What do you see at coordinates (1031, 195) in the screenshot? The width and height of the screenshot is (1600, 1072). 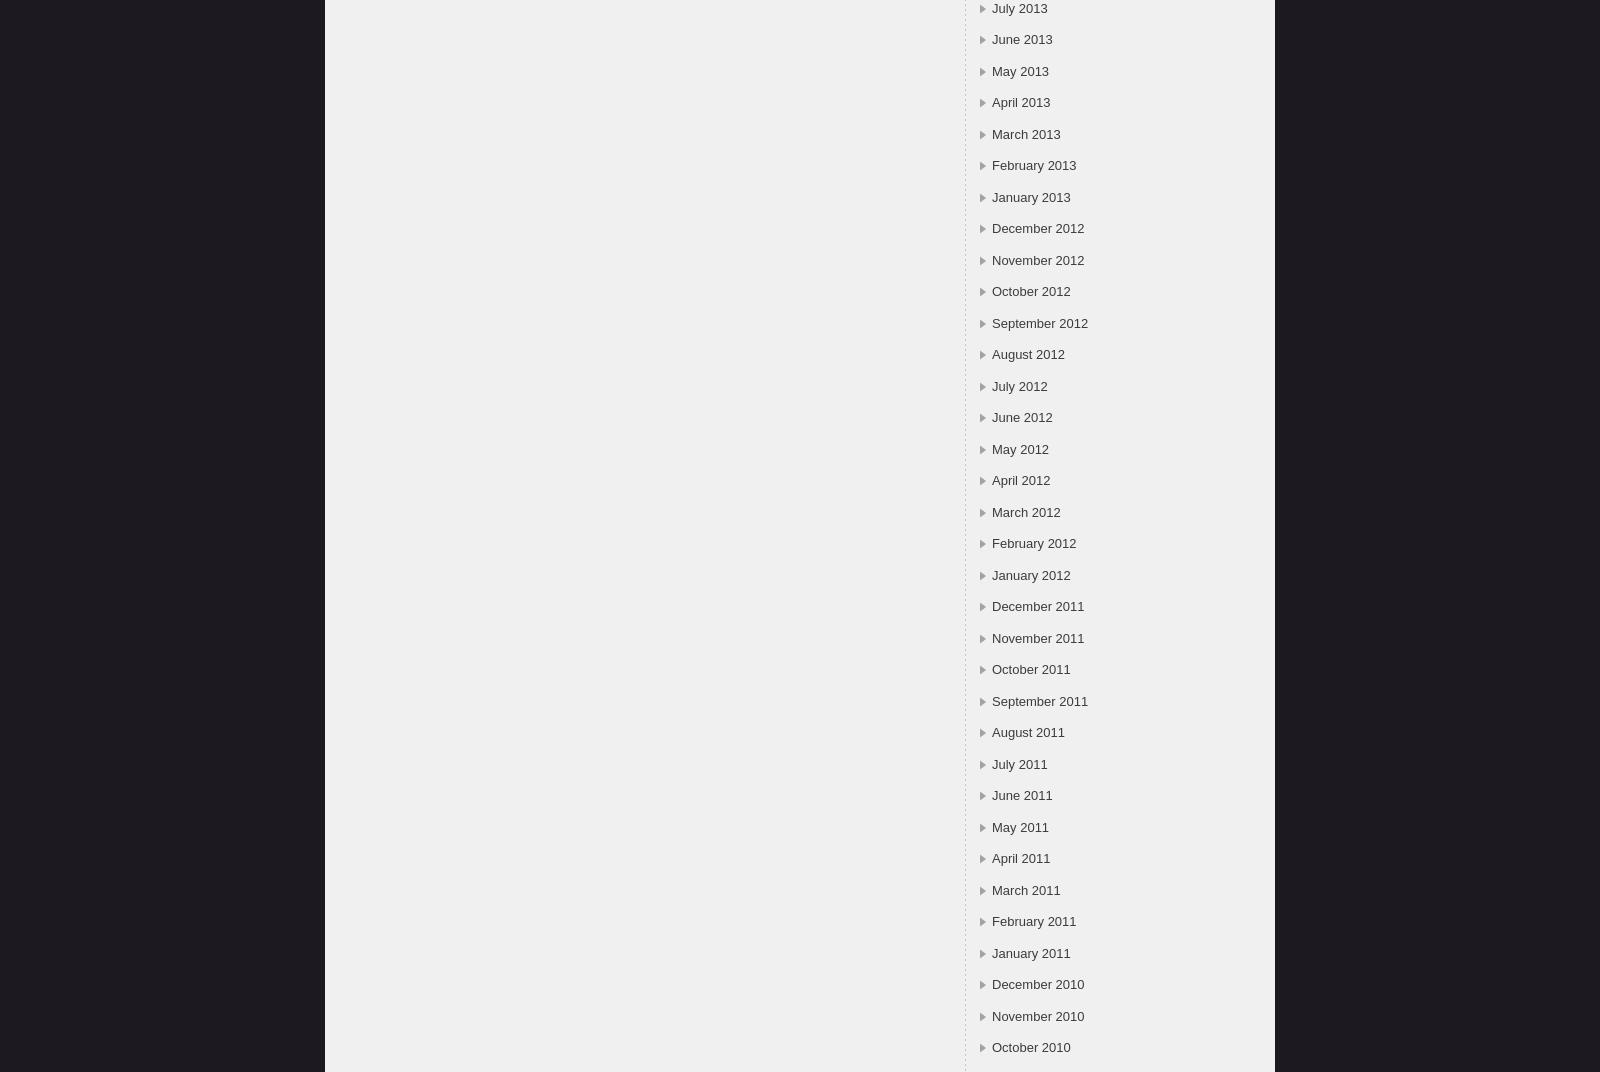 I see `'January 2013'` at bounding box center [1031, 195].